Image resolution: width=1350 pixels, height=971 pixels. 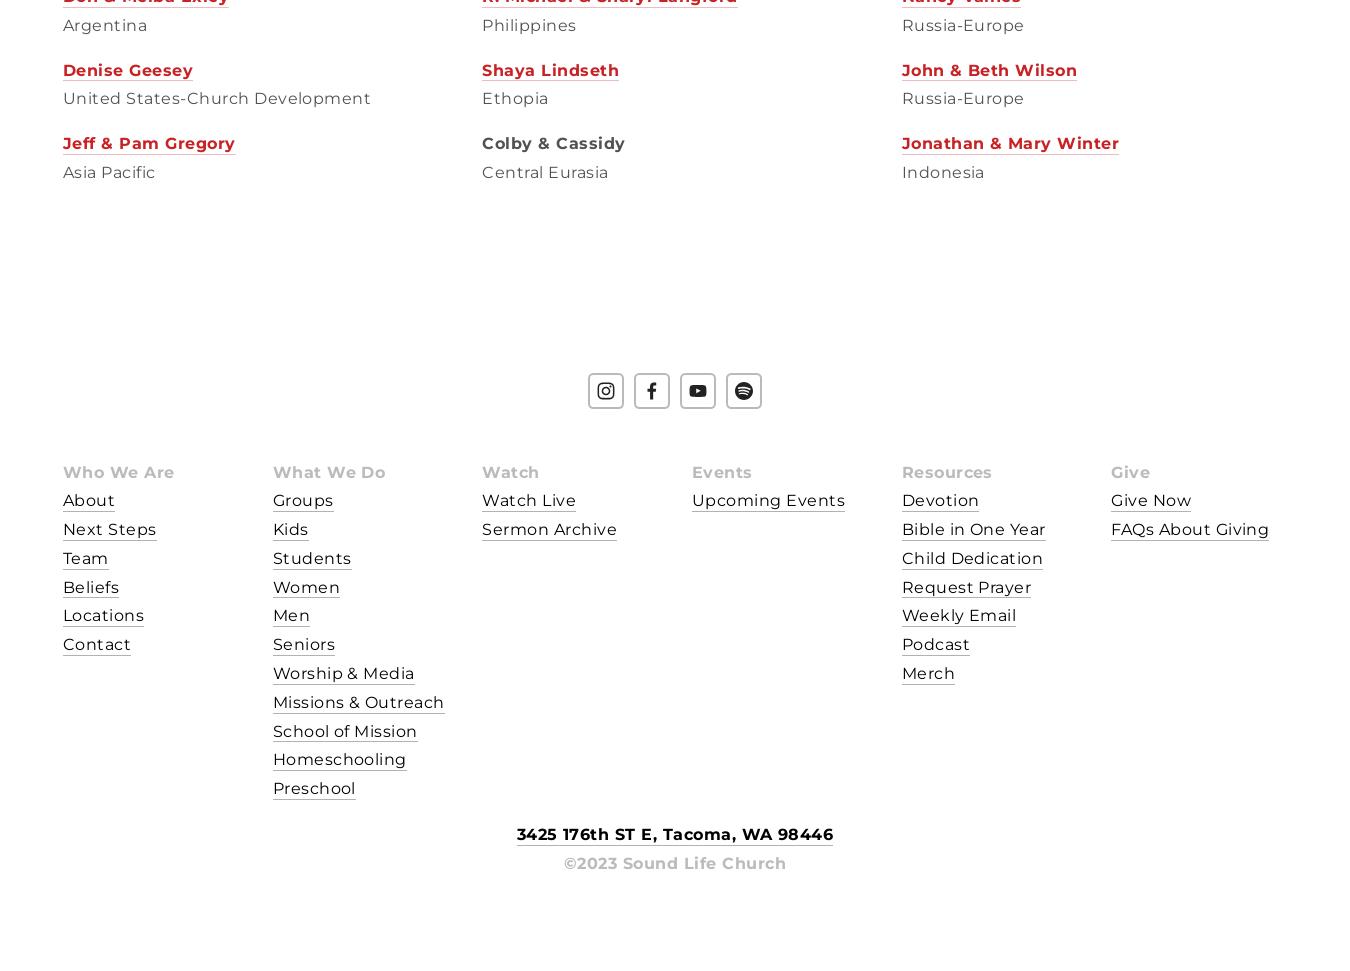 I want to click on 'Denise Geesey', so click(x=127, y=68).